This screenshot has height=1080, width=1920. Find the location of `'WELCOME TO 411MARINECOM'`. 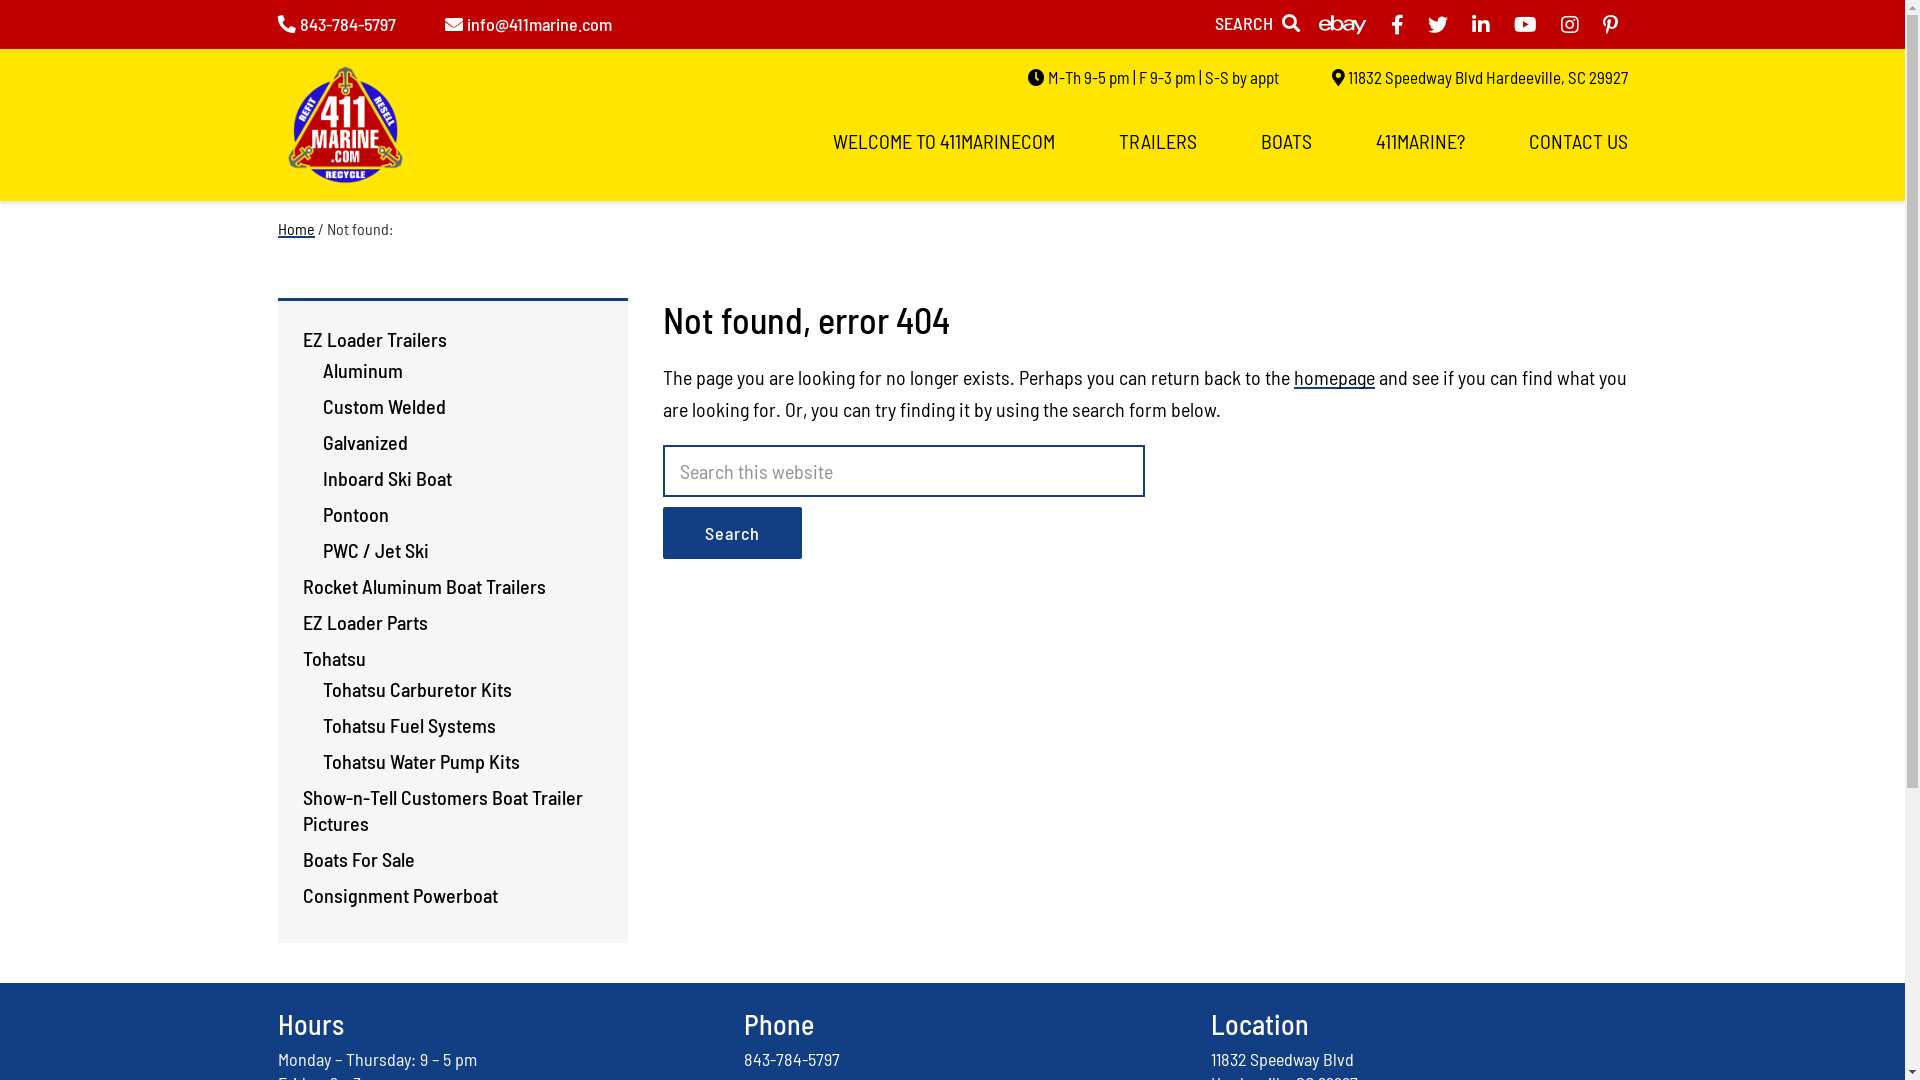

'WELCOME TO 411MARINECOM' is located at coordinates (941, 140).